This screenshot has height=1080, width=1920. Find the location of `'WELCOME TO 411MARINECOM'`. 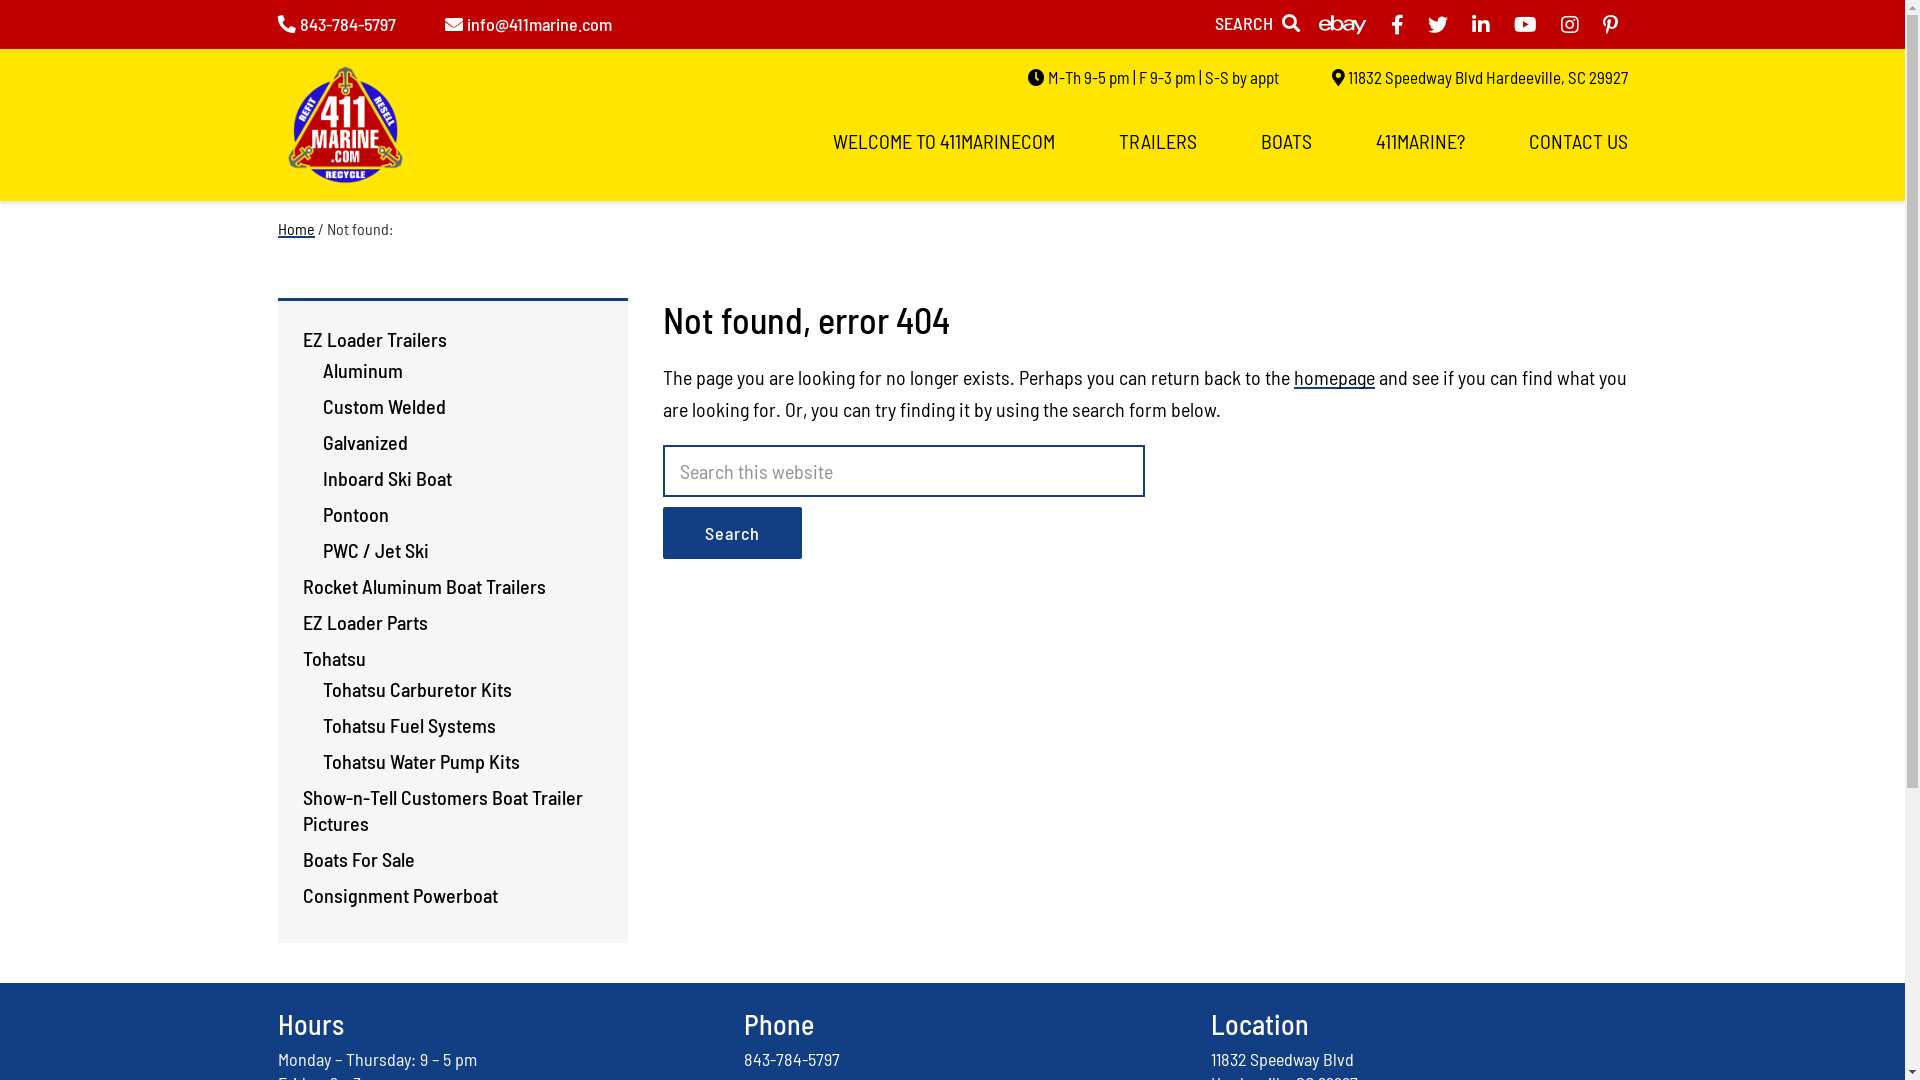

'WELCOME TO 411MARINECOM' is located at coordinates (941, 140).